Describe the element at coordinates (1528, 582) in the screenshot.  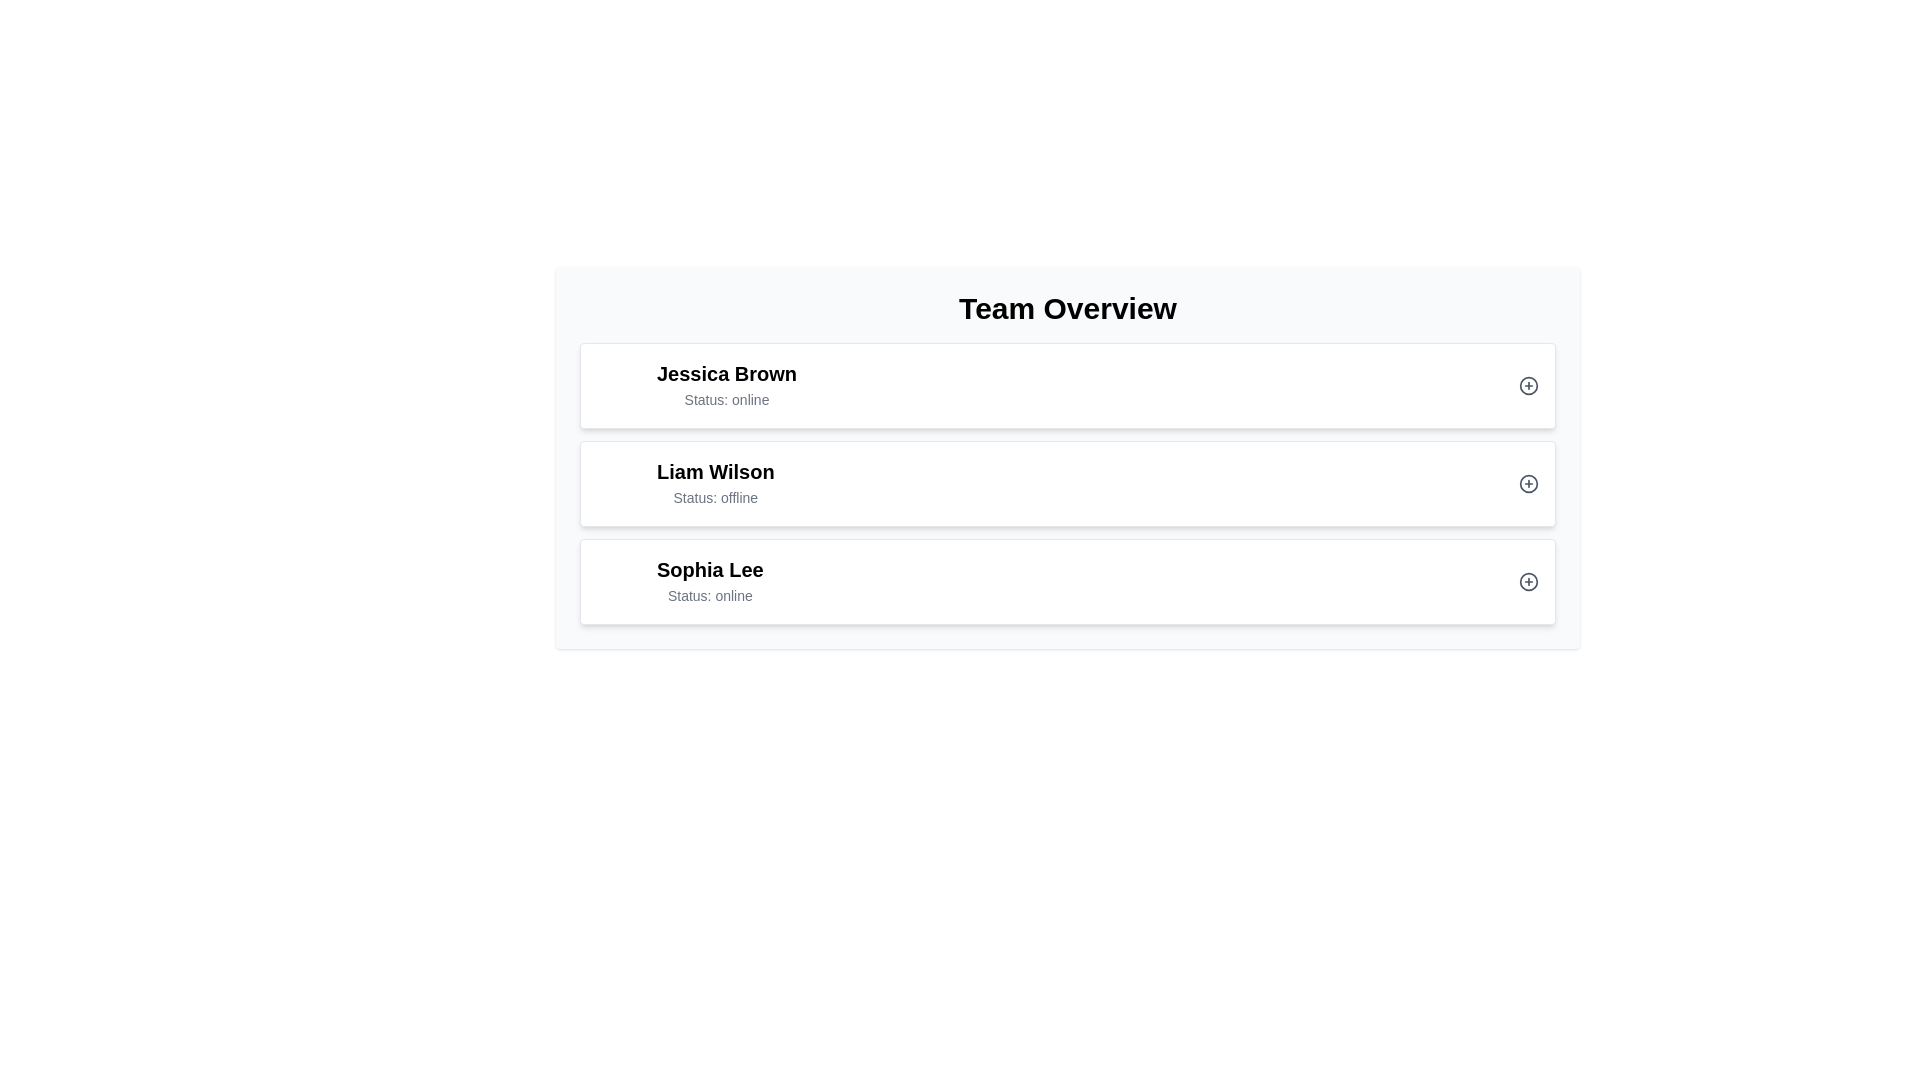
I see `the SVG Circle outline element located within the icon on the far right of the third row labeled 'Sophia Lee' with status 'online'` at that location.